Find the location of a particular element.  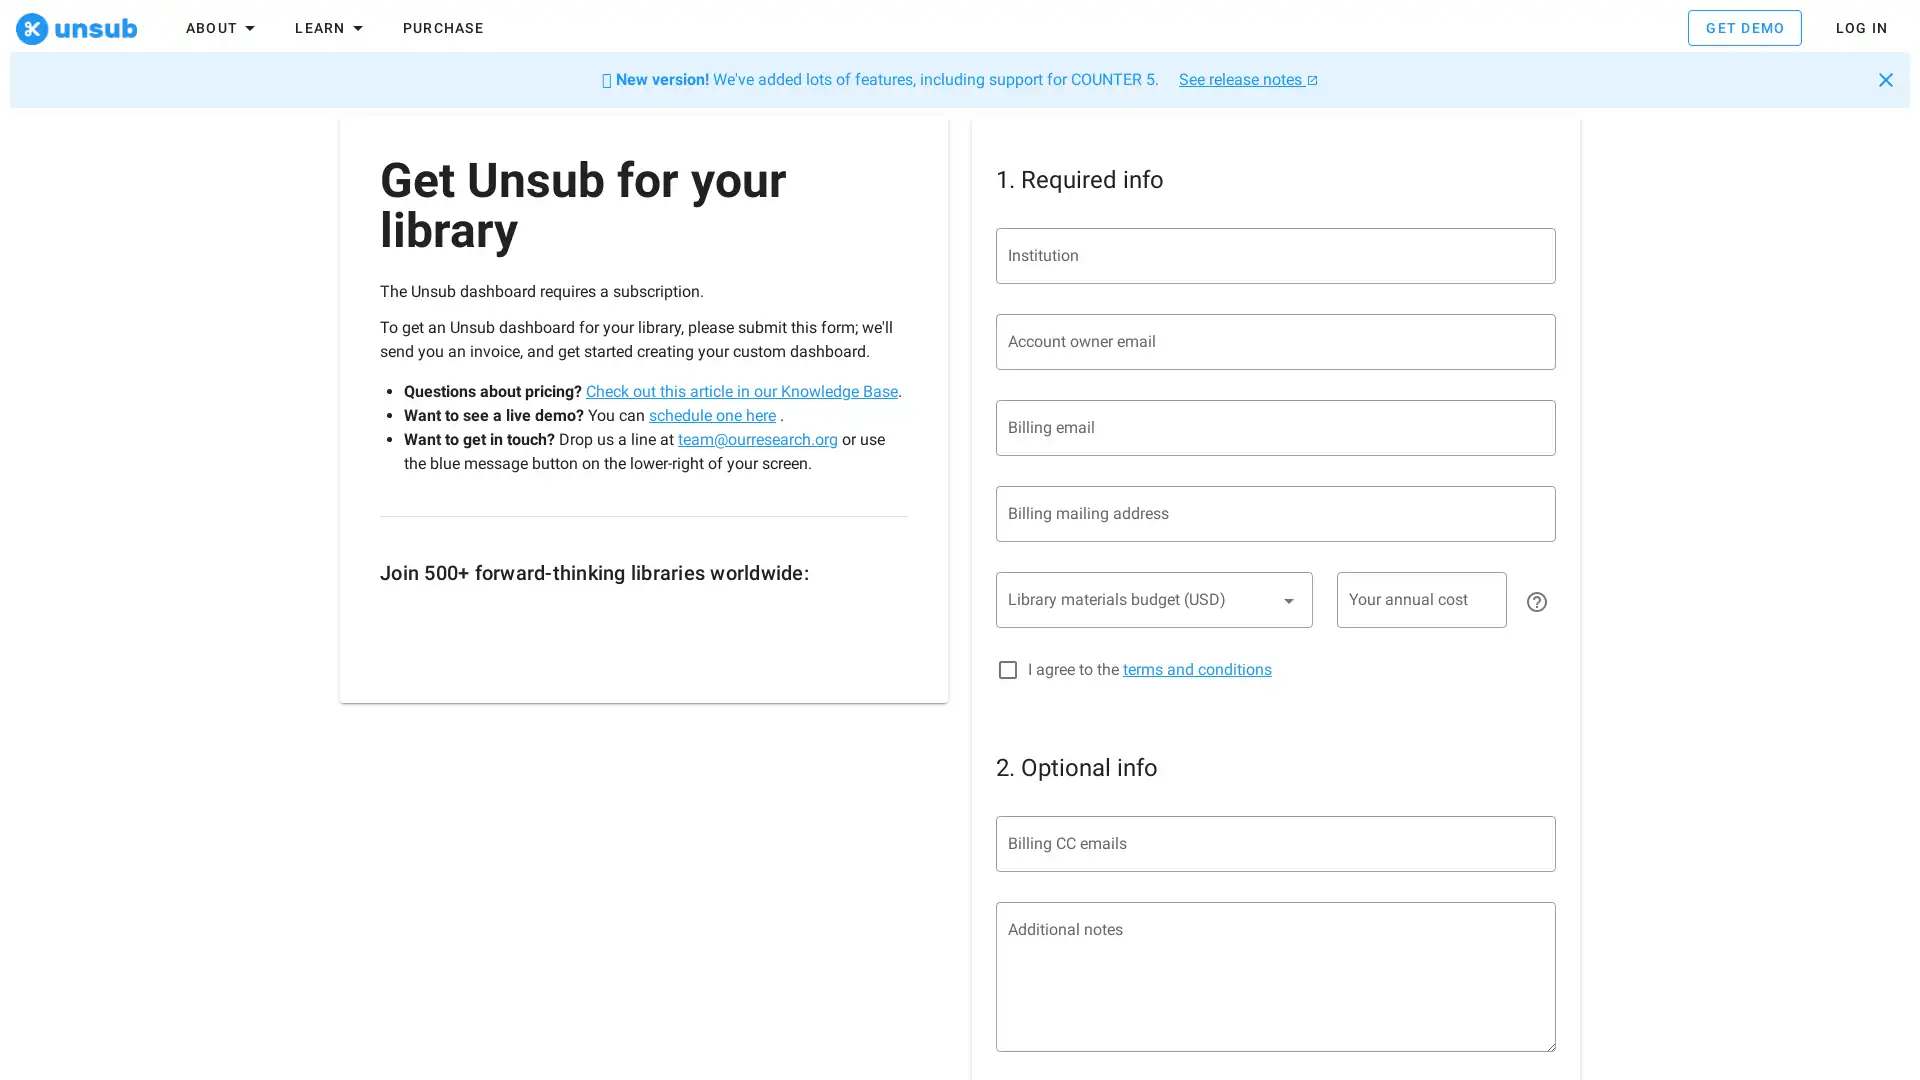

ABOUT is located at coordinates (222, 31).